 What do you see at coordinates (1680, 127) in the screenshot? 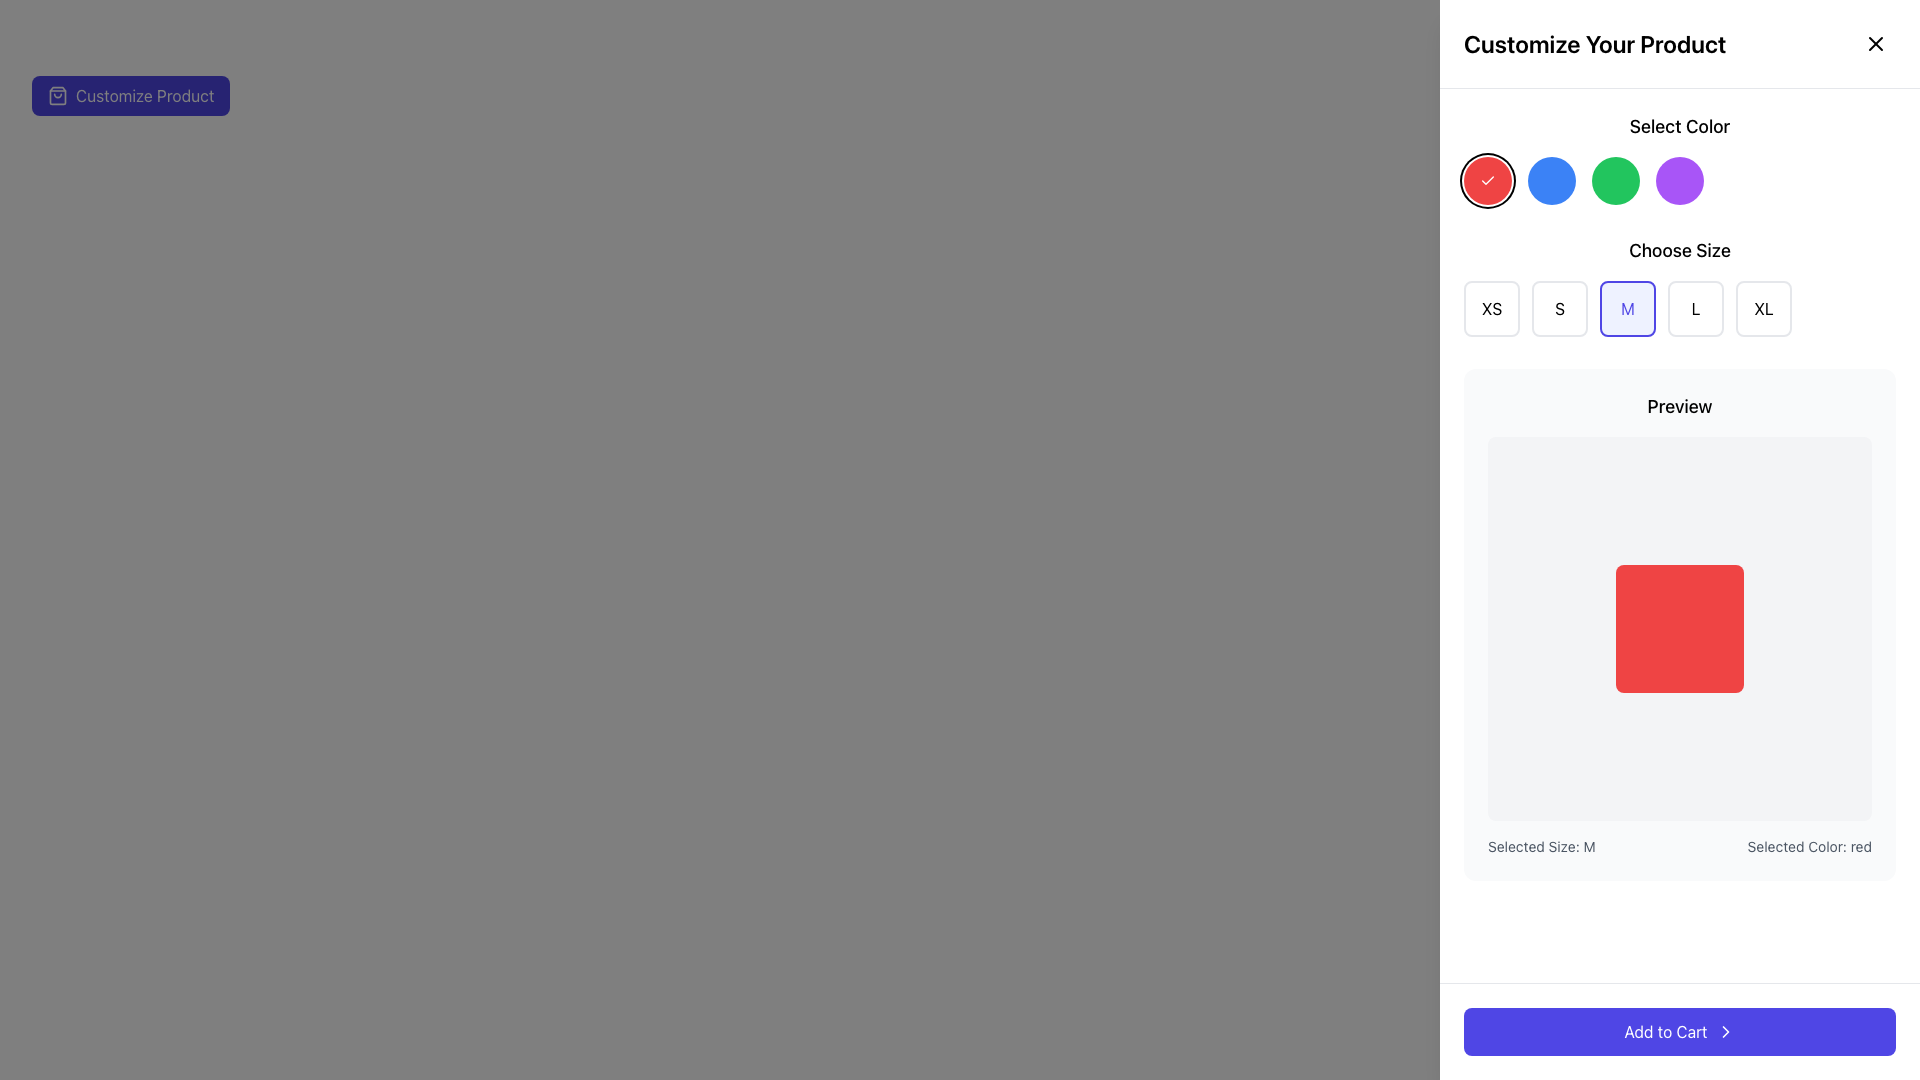
I see `'Select Color' text label at the top center of the panel to understand the purpose of the section` at bounding box center [1680, 127].